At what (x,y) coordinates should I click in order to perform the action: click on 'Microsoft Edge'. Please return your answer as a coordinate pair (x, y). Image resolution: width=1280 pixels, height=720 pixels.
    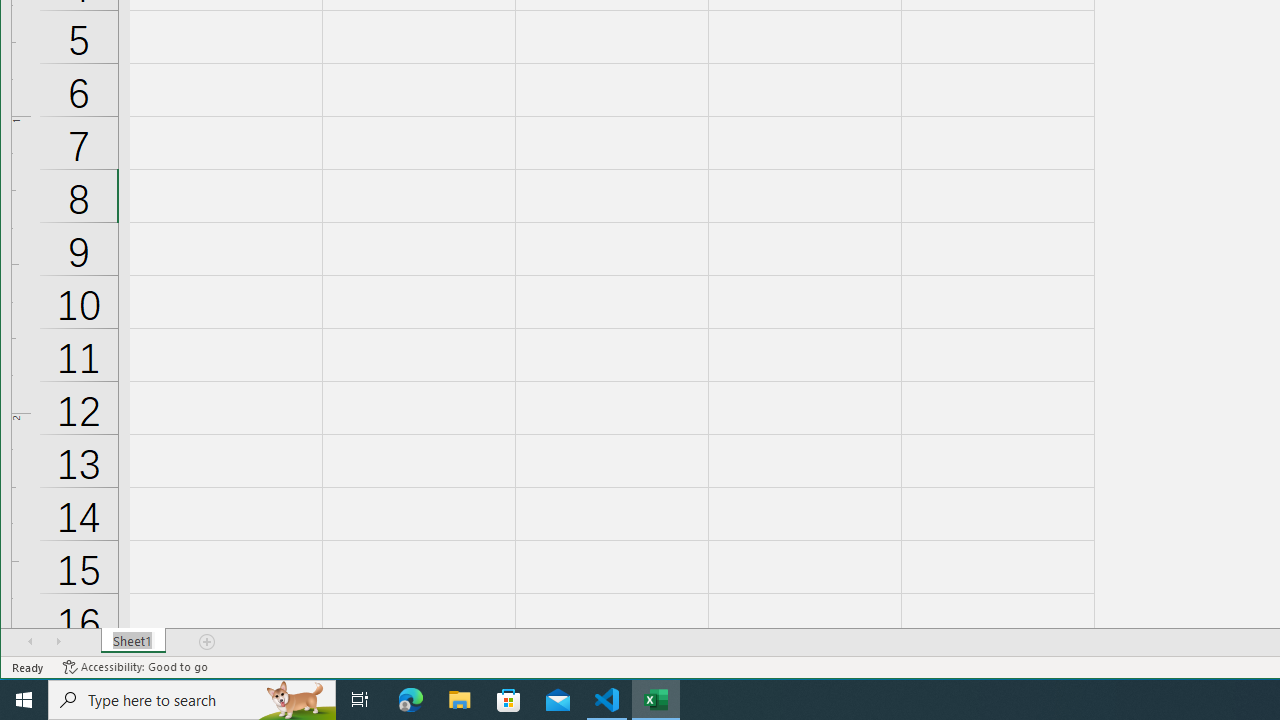
    Looking at the image, I should click on (410, 698).